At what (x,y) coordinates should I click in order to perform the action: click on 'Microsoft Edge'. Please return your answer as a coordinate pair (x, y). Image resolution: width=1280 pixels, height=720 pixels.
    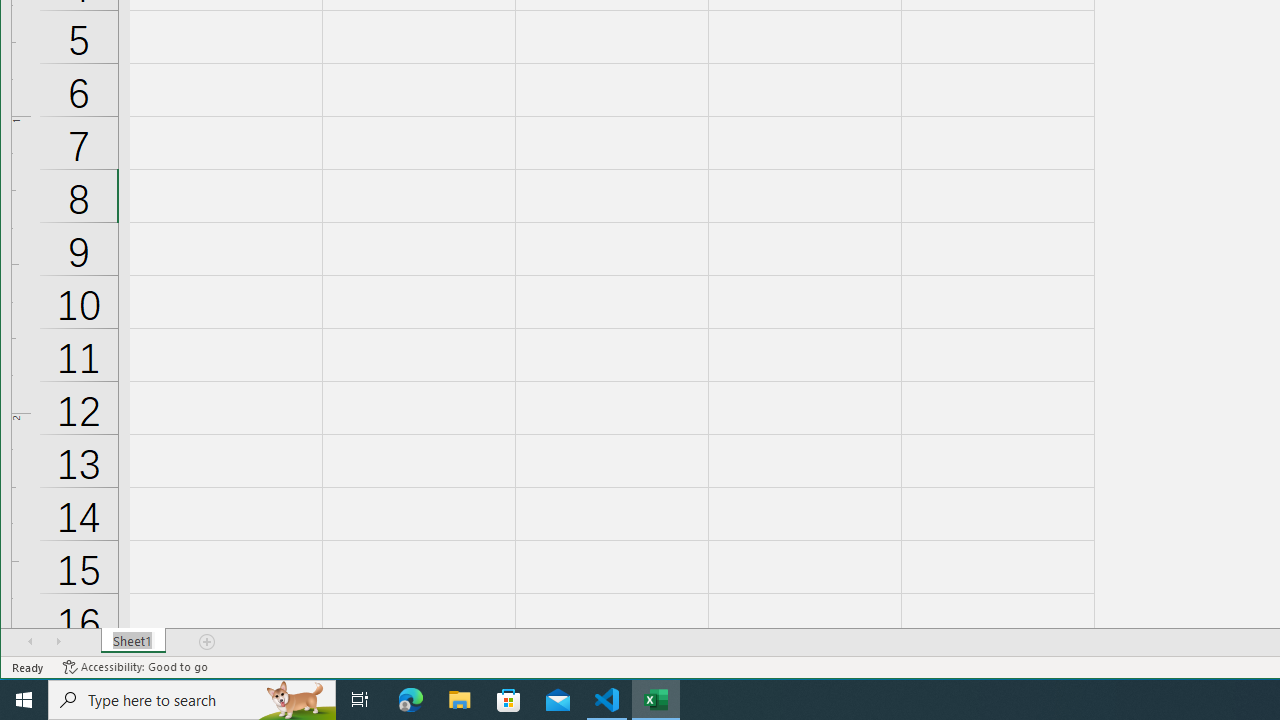
    Looking at the image, I should click on (410, 698).